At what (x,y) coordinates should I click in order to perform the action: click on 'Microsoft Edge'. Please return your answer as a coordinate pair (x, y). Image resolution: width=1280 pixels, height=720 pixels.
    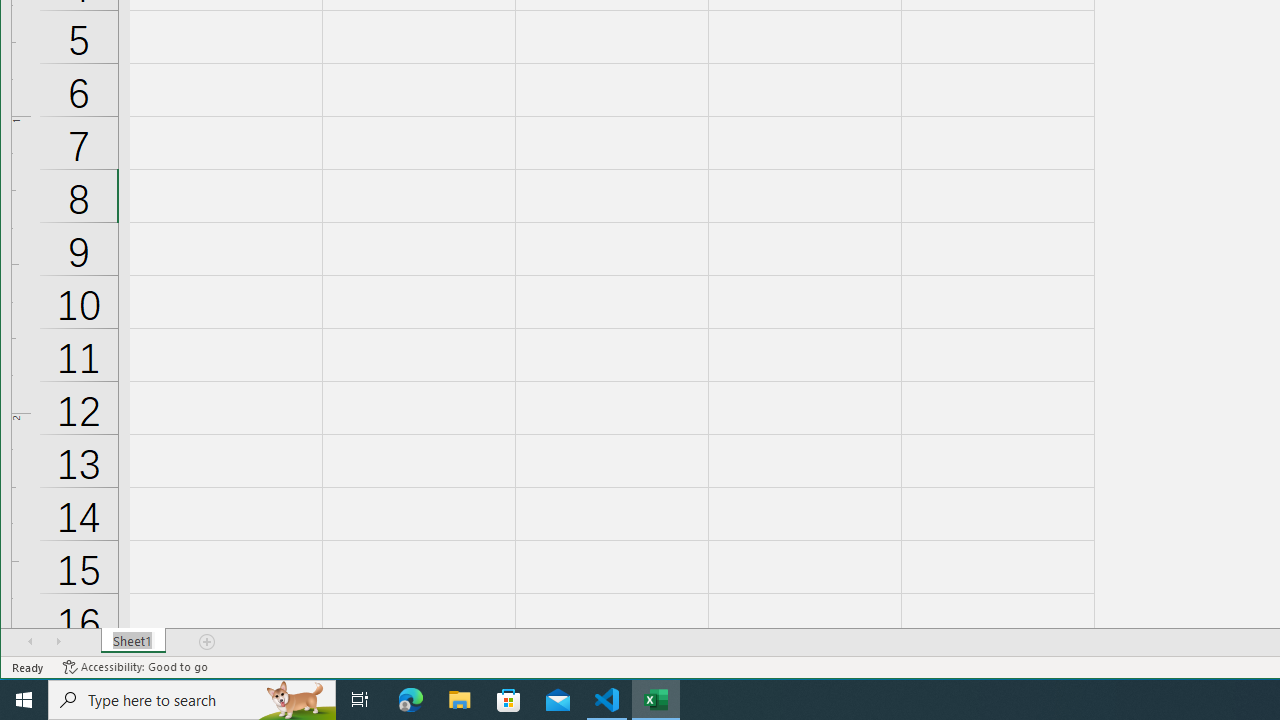
    Looking at the image, I should click on (410, 698).